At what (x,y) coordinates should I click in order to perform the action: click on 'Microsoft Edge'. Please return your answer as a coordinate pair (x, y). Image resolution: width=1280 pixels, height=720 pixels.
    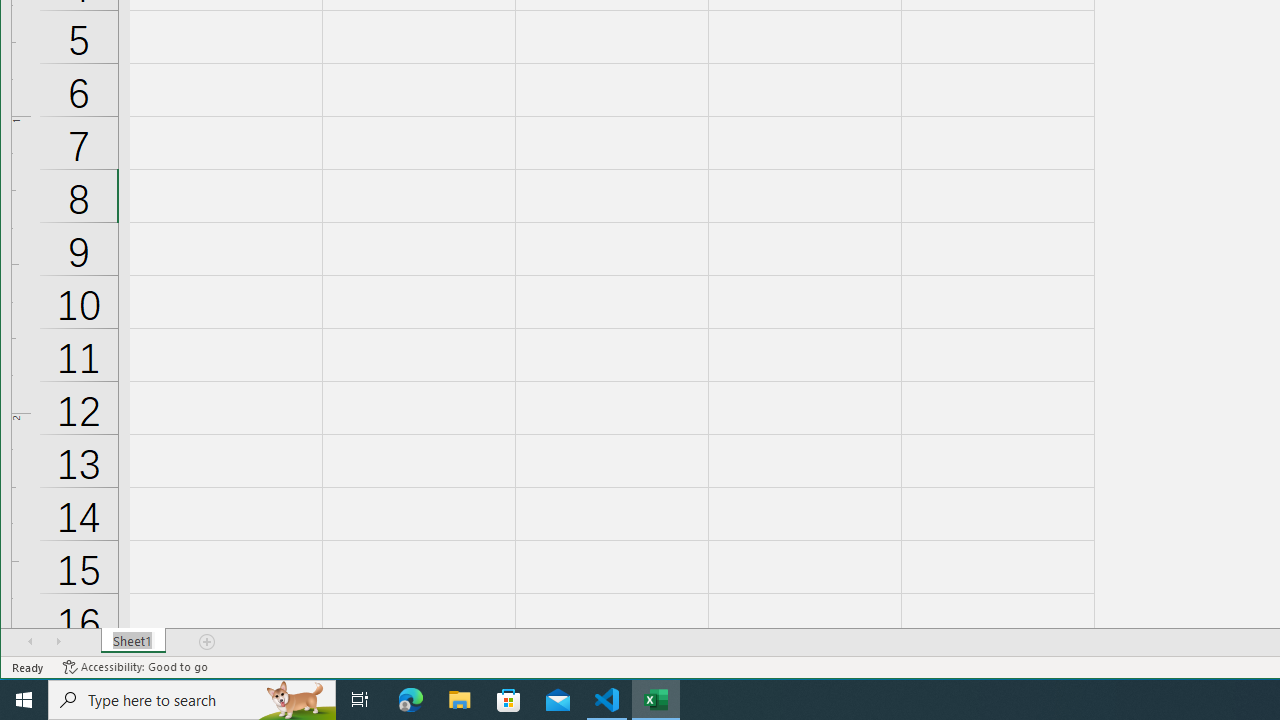
    Looking at the image, I should click on (410, 698).